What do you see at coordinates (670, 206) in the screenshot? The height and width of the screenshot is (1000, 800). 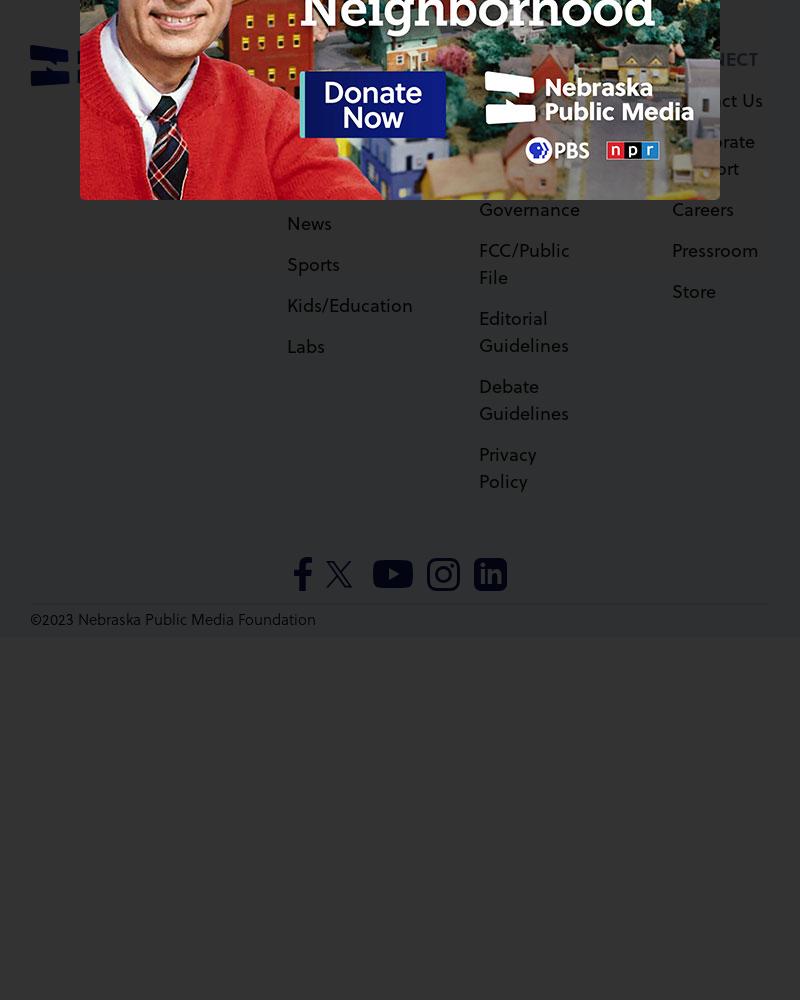 I see `'Careers'` at bounding box center [670, 206].